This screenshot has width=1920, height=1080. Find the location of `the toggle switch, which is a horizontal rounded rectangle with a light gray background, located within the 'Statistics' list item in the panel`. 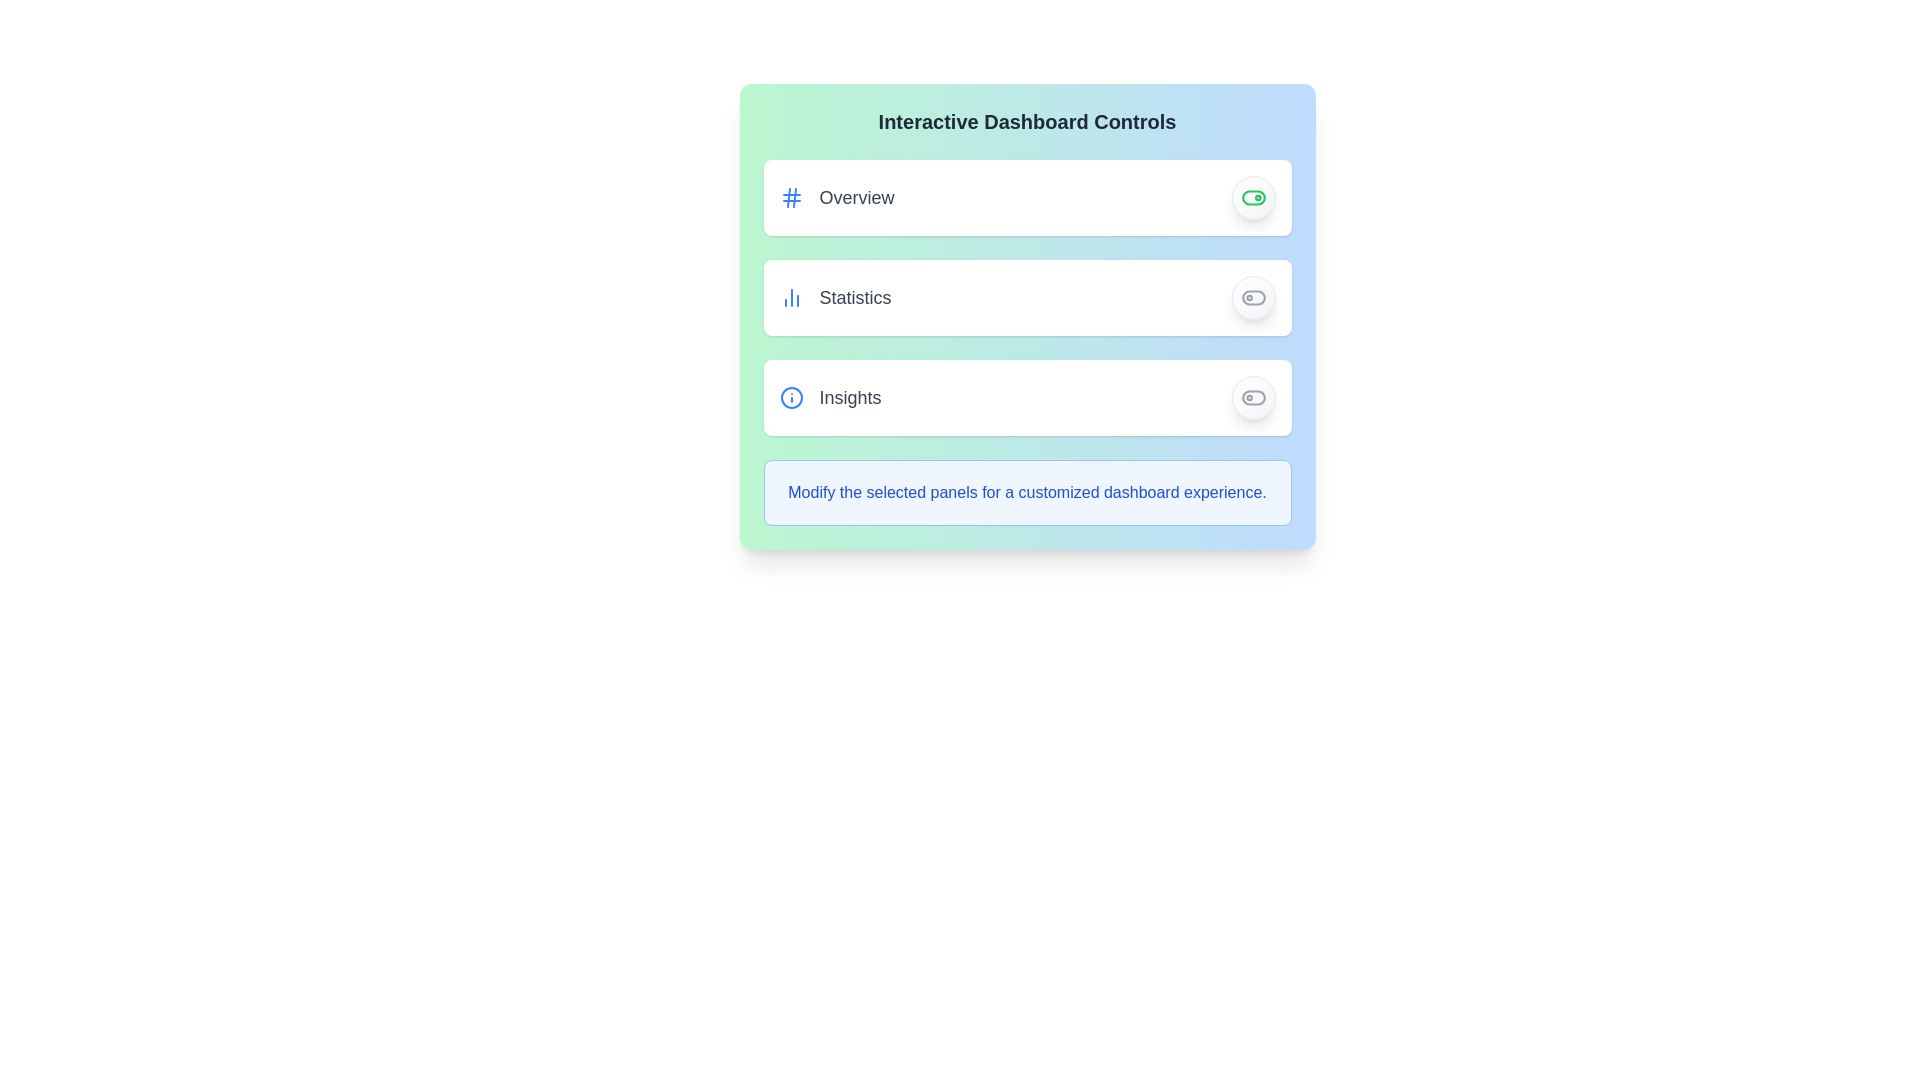

the toggle switch, which is a horizontal rounded rectangle with a light gray background, located within the 'Statistics' list item in the panel is located at coordinates (1252, 297).